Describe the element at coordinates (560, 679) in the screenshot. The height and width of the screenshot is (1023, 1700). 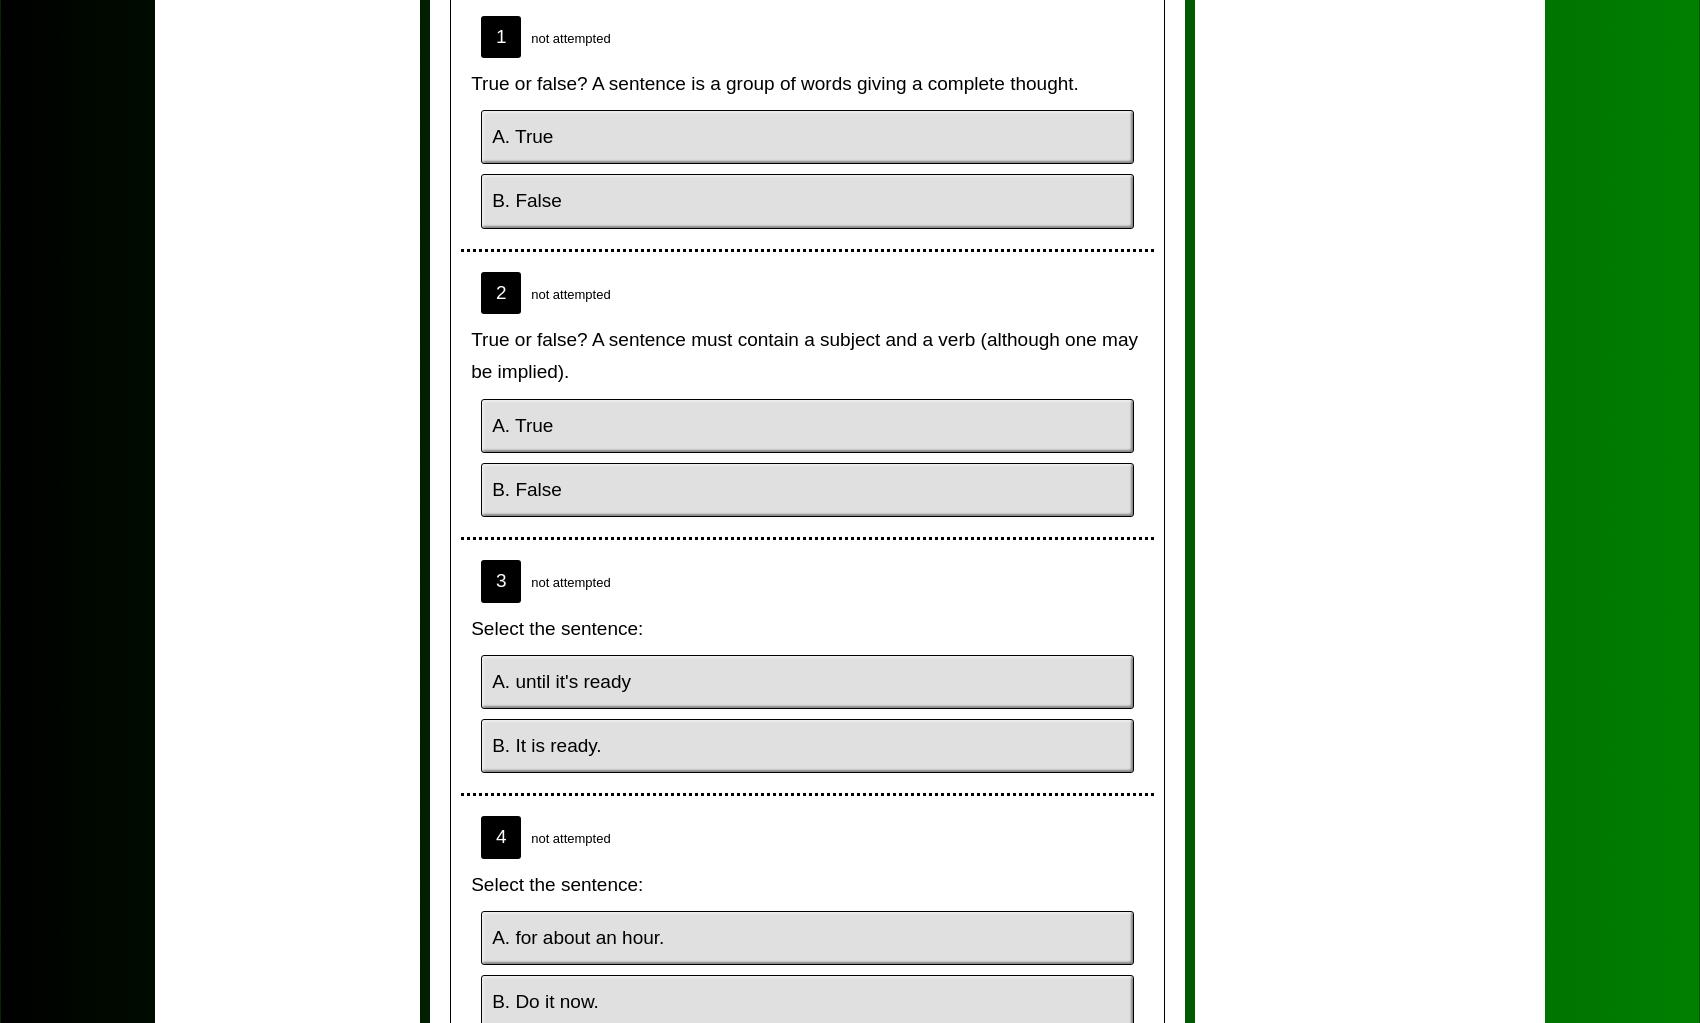
I see `'A. until it's ready'` at that location.